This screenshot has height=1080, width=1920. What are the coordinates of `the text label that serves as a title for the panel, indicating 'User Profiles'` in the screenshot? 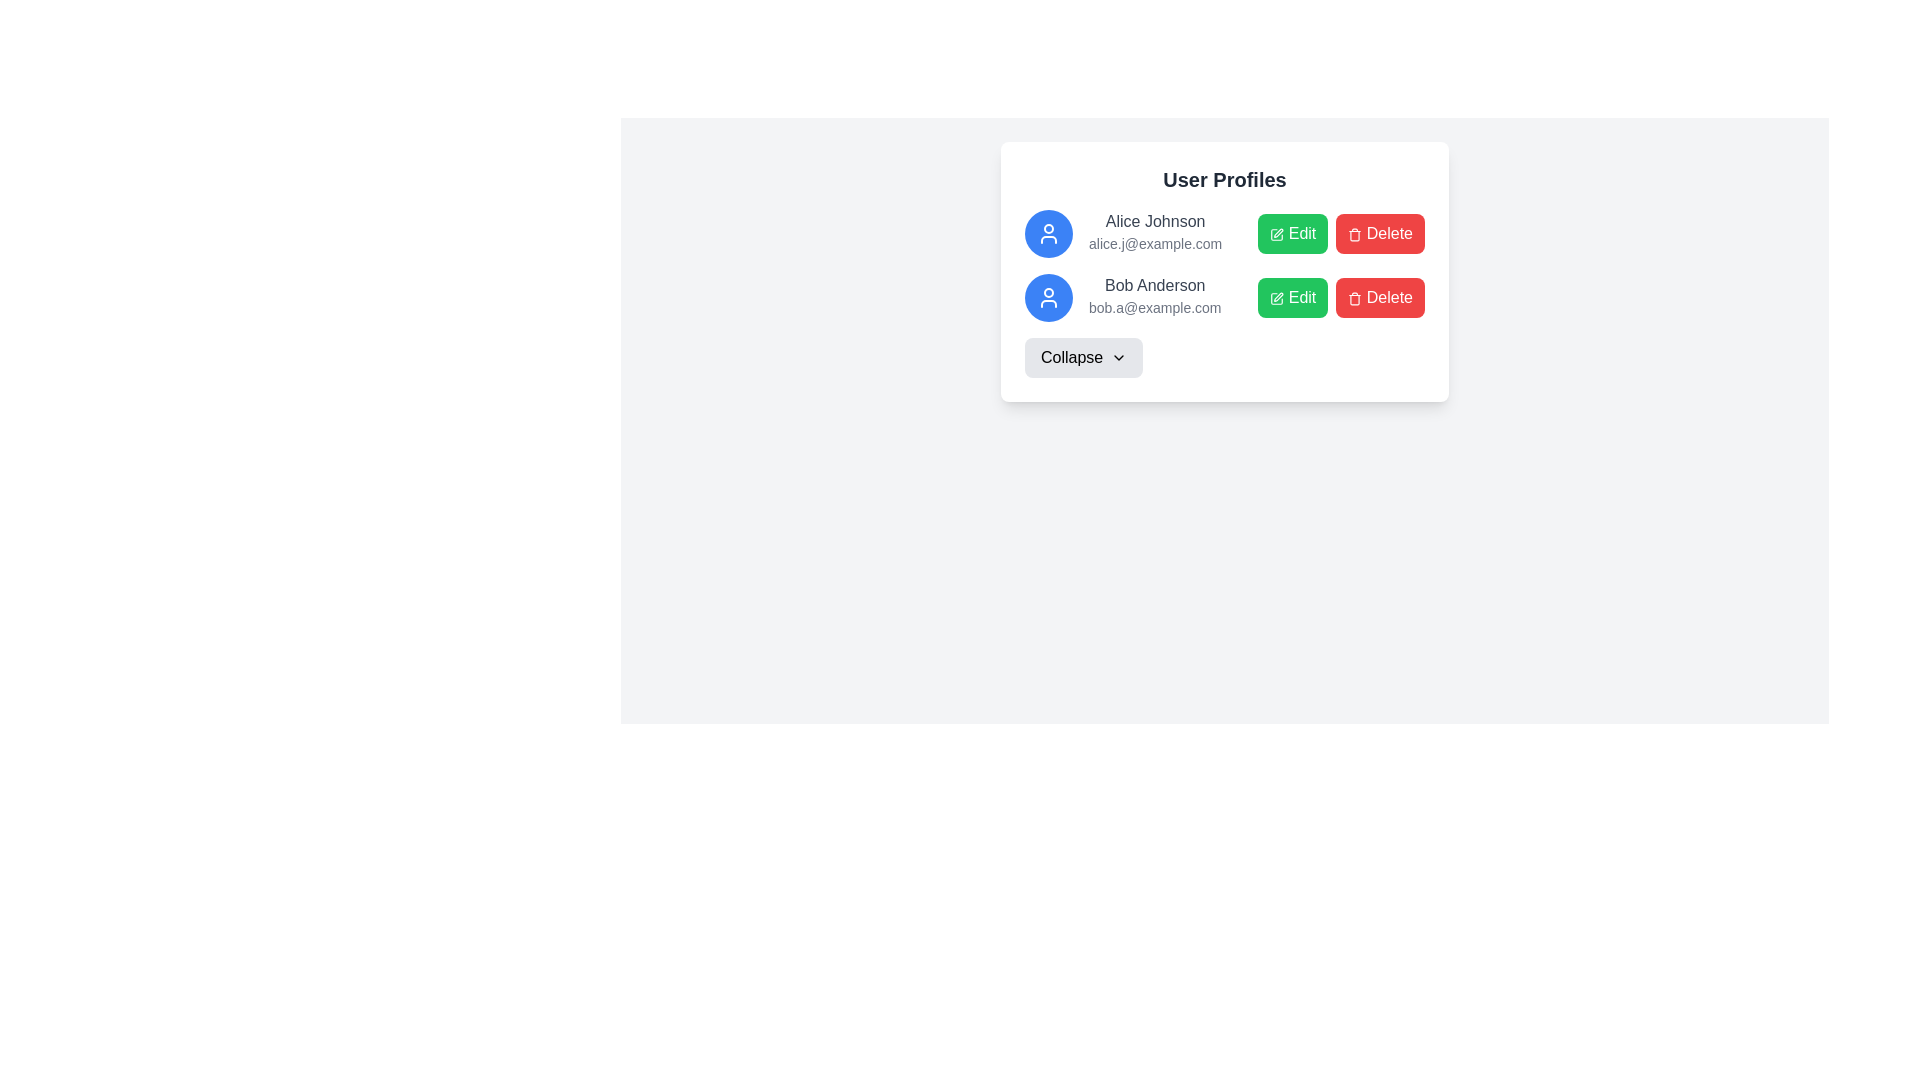 It's located at (1223, 180).